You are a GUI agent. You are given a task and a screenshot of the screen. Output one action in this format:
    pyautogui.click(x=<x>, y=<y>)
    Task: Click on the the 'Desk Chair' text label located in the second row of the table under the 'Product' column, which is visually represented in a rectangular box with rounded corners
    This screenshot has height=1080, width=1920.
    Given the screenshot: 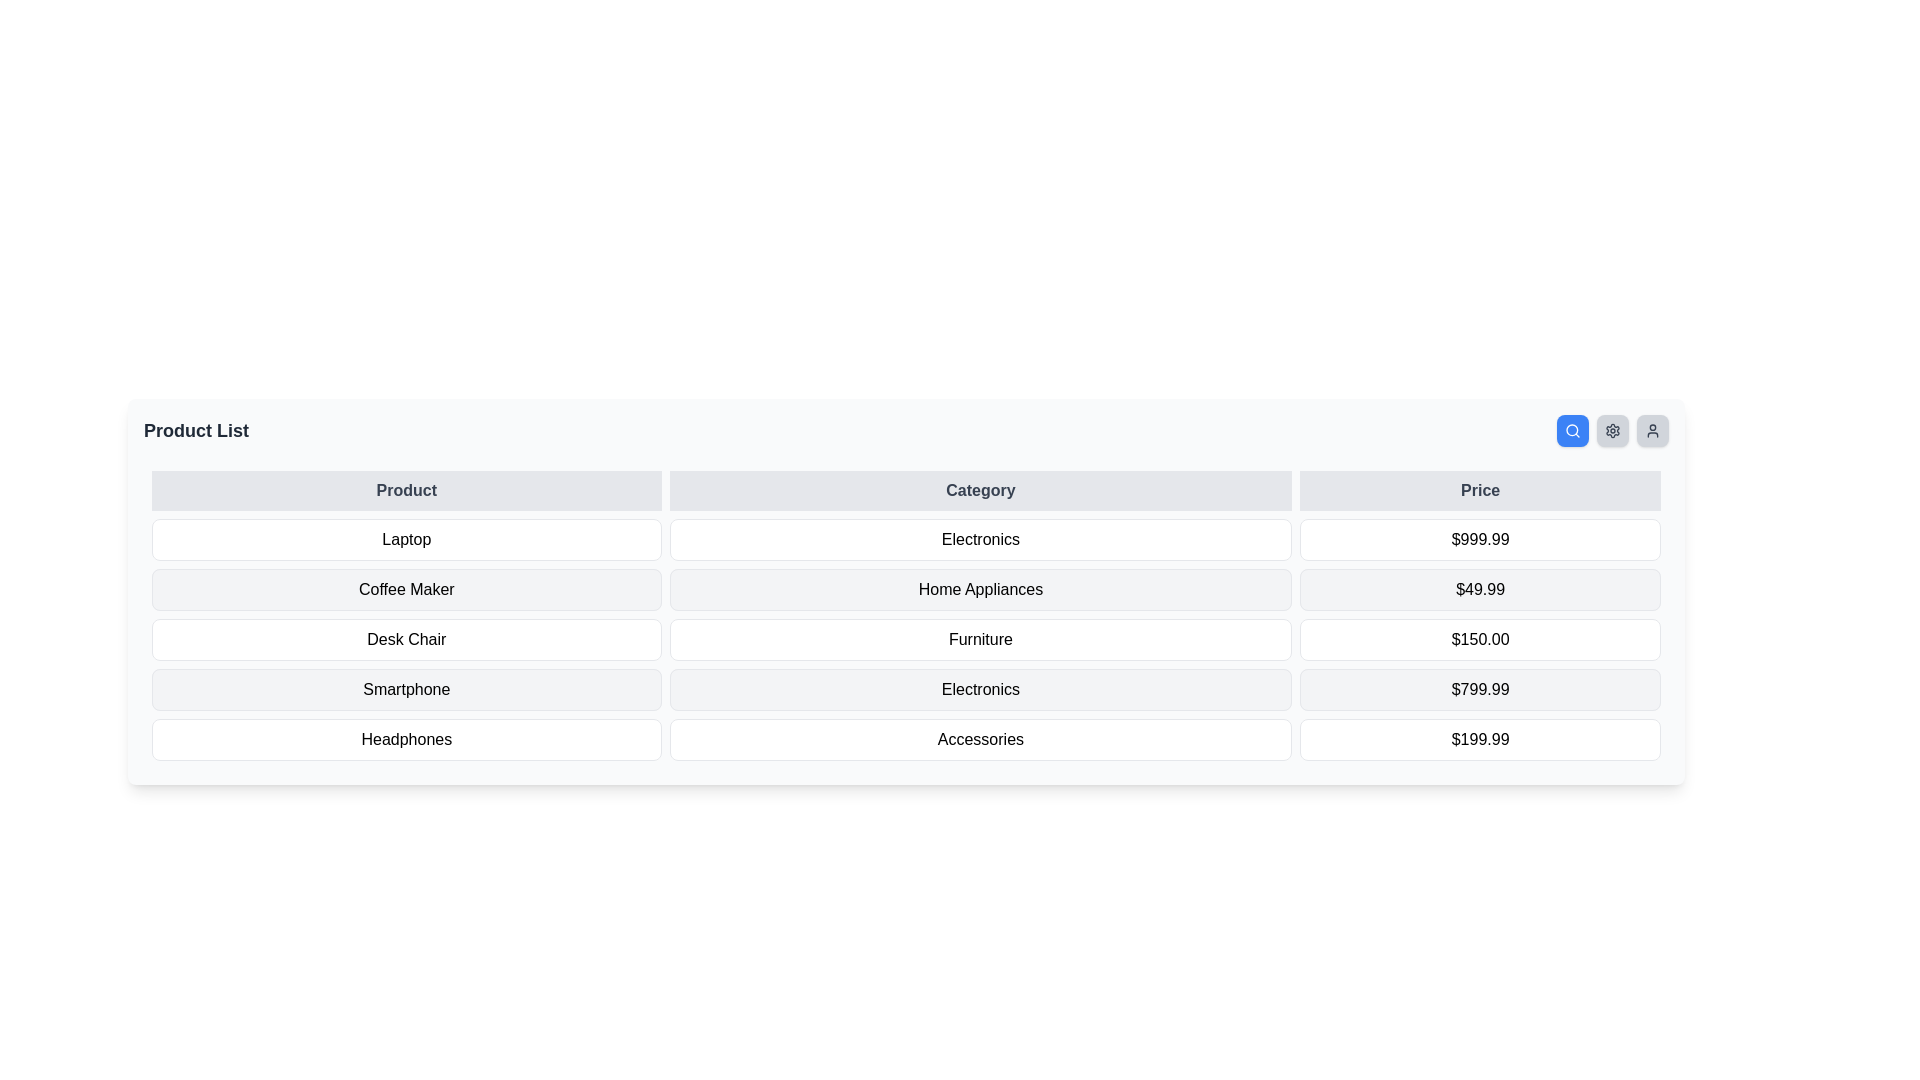 What is the action you would take?
    pyautogui.click(x=405, y=640)
    